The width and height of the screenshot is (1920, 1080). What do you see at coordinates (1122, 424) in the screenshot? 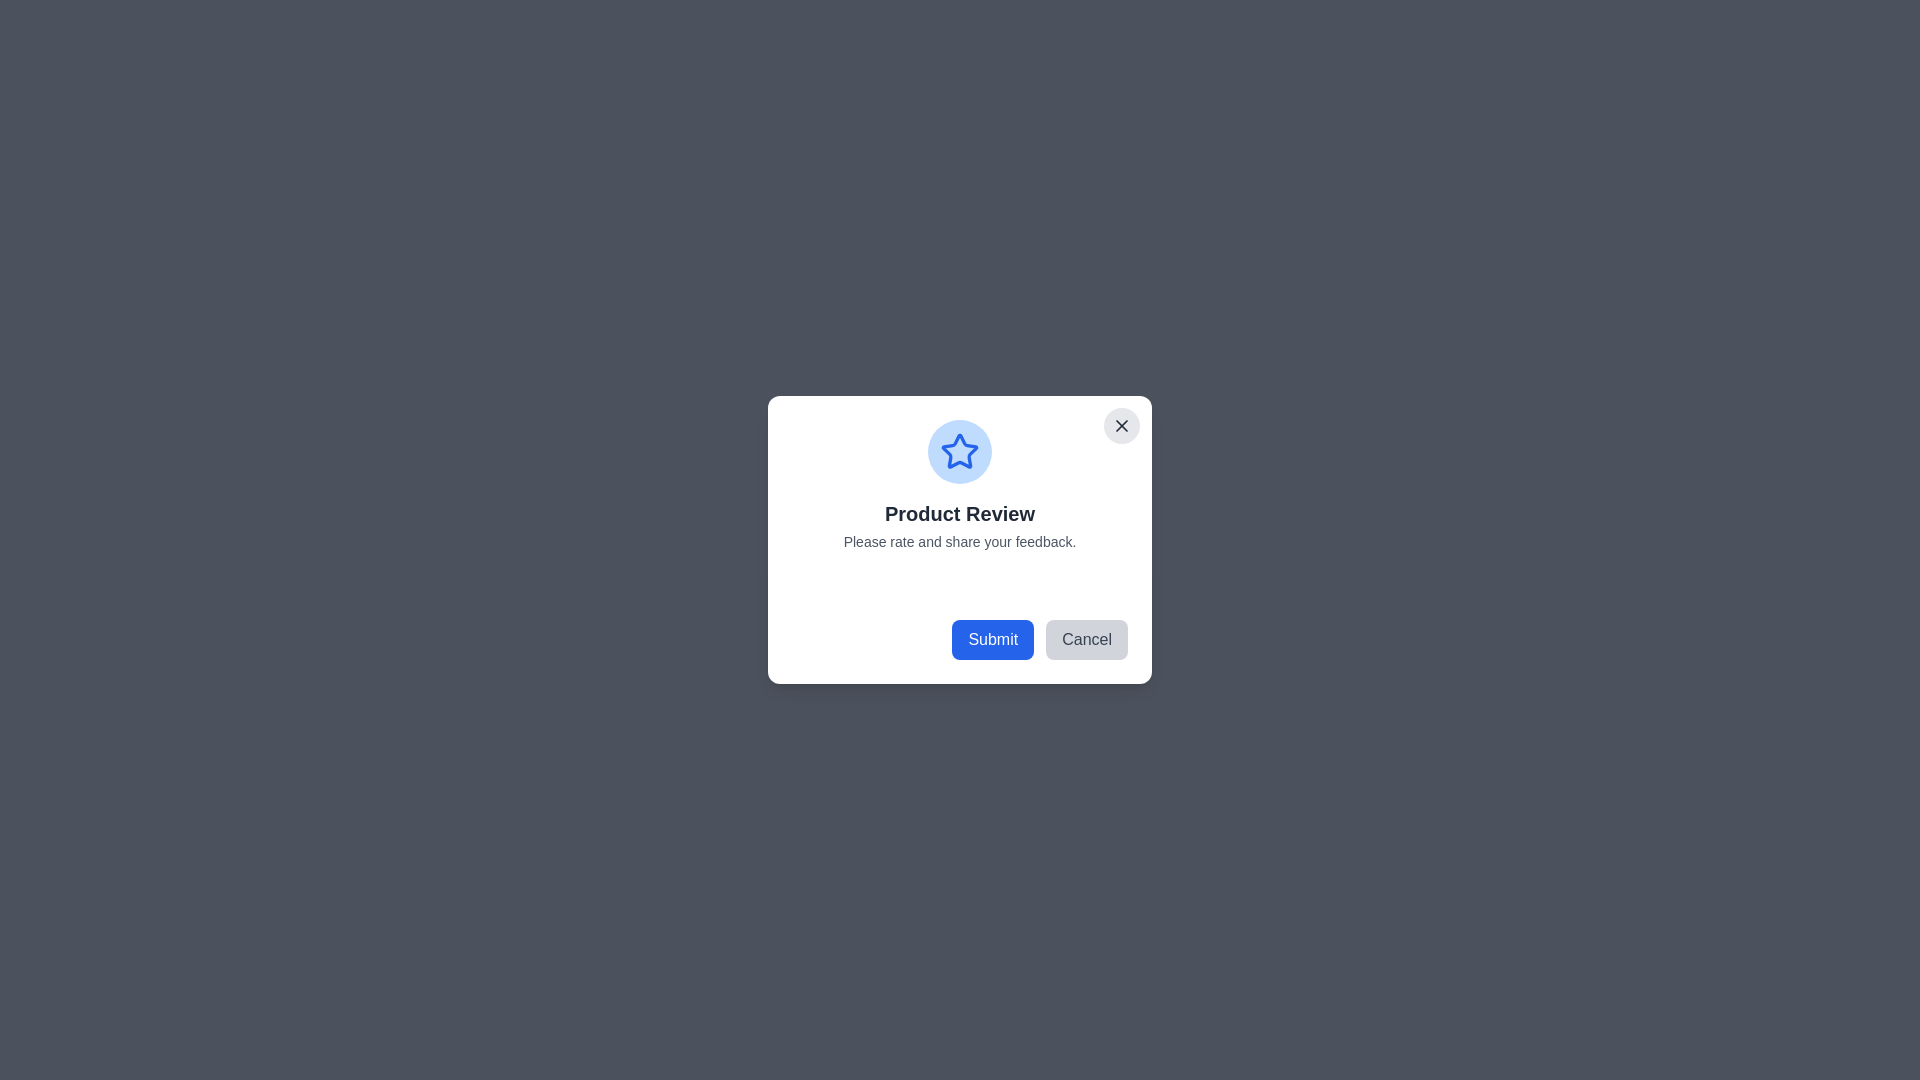
I see `the Close button, which is a gray cross-shaped icon located in the upper-right corner of the modal dialog box` at bounding box center [1122, 424].